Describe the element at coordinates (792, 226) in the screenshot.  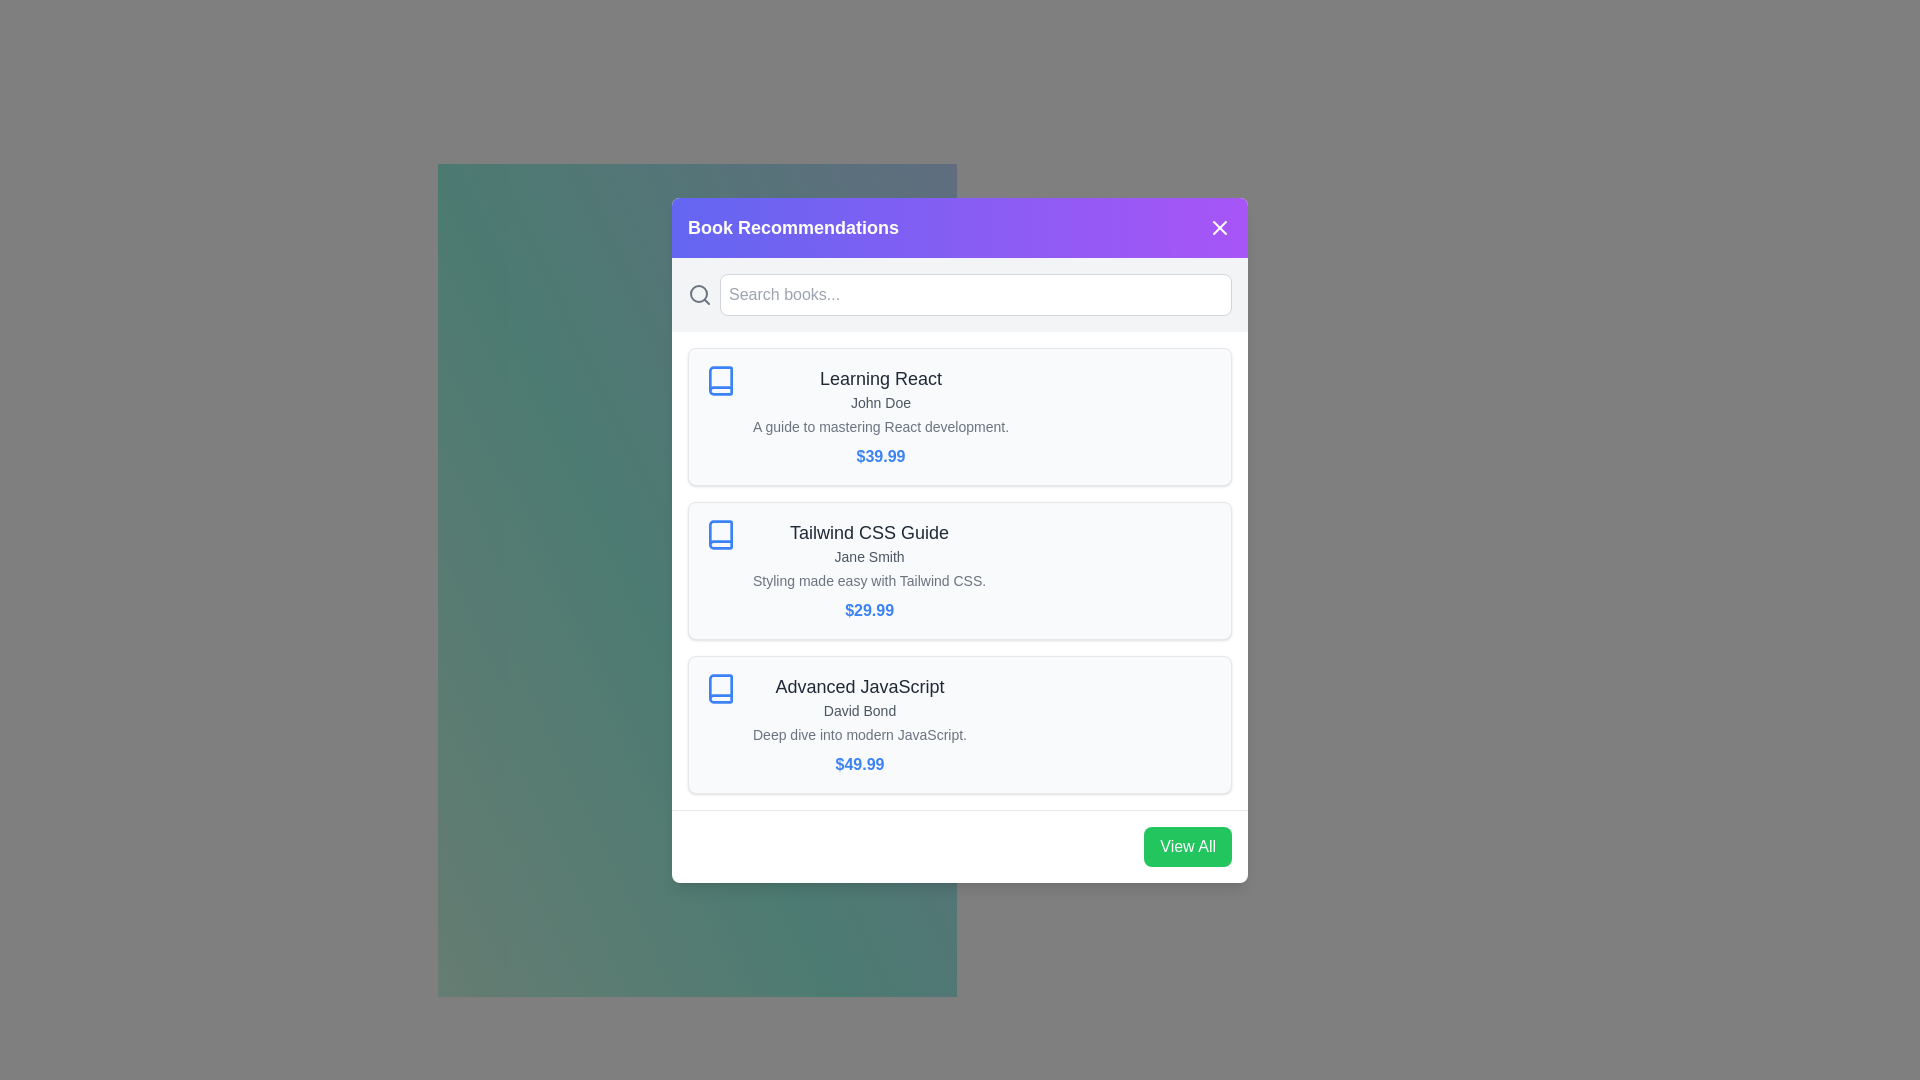
I see `the Text Label that serves as the title for the modal indicating it contains book recommendations` at that location.